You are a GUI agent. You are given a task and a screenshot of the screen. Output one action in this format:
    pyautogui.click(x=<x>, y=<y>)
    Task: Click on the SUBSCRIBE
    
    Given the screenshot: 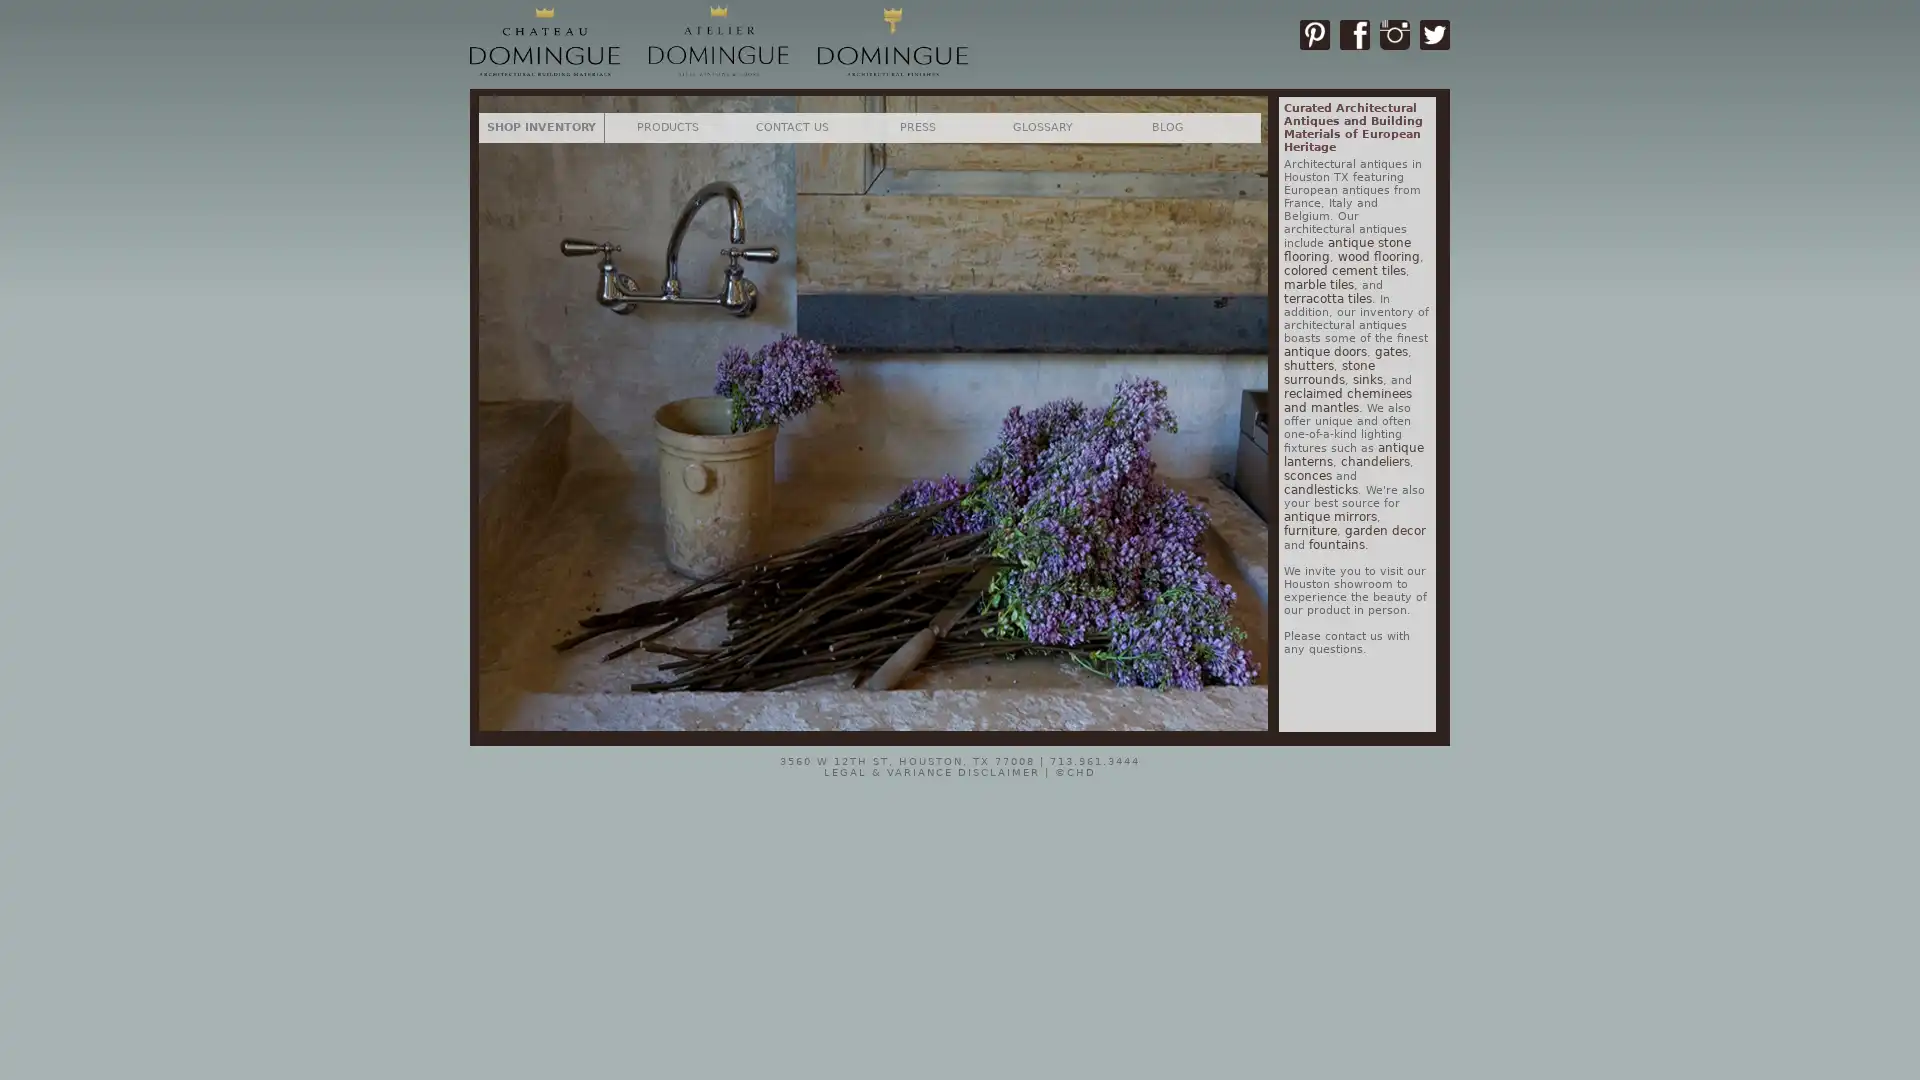 What is the action you would take?
    pyautogui.click(x=1143, y=628)
    